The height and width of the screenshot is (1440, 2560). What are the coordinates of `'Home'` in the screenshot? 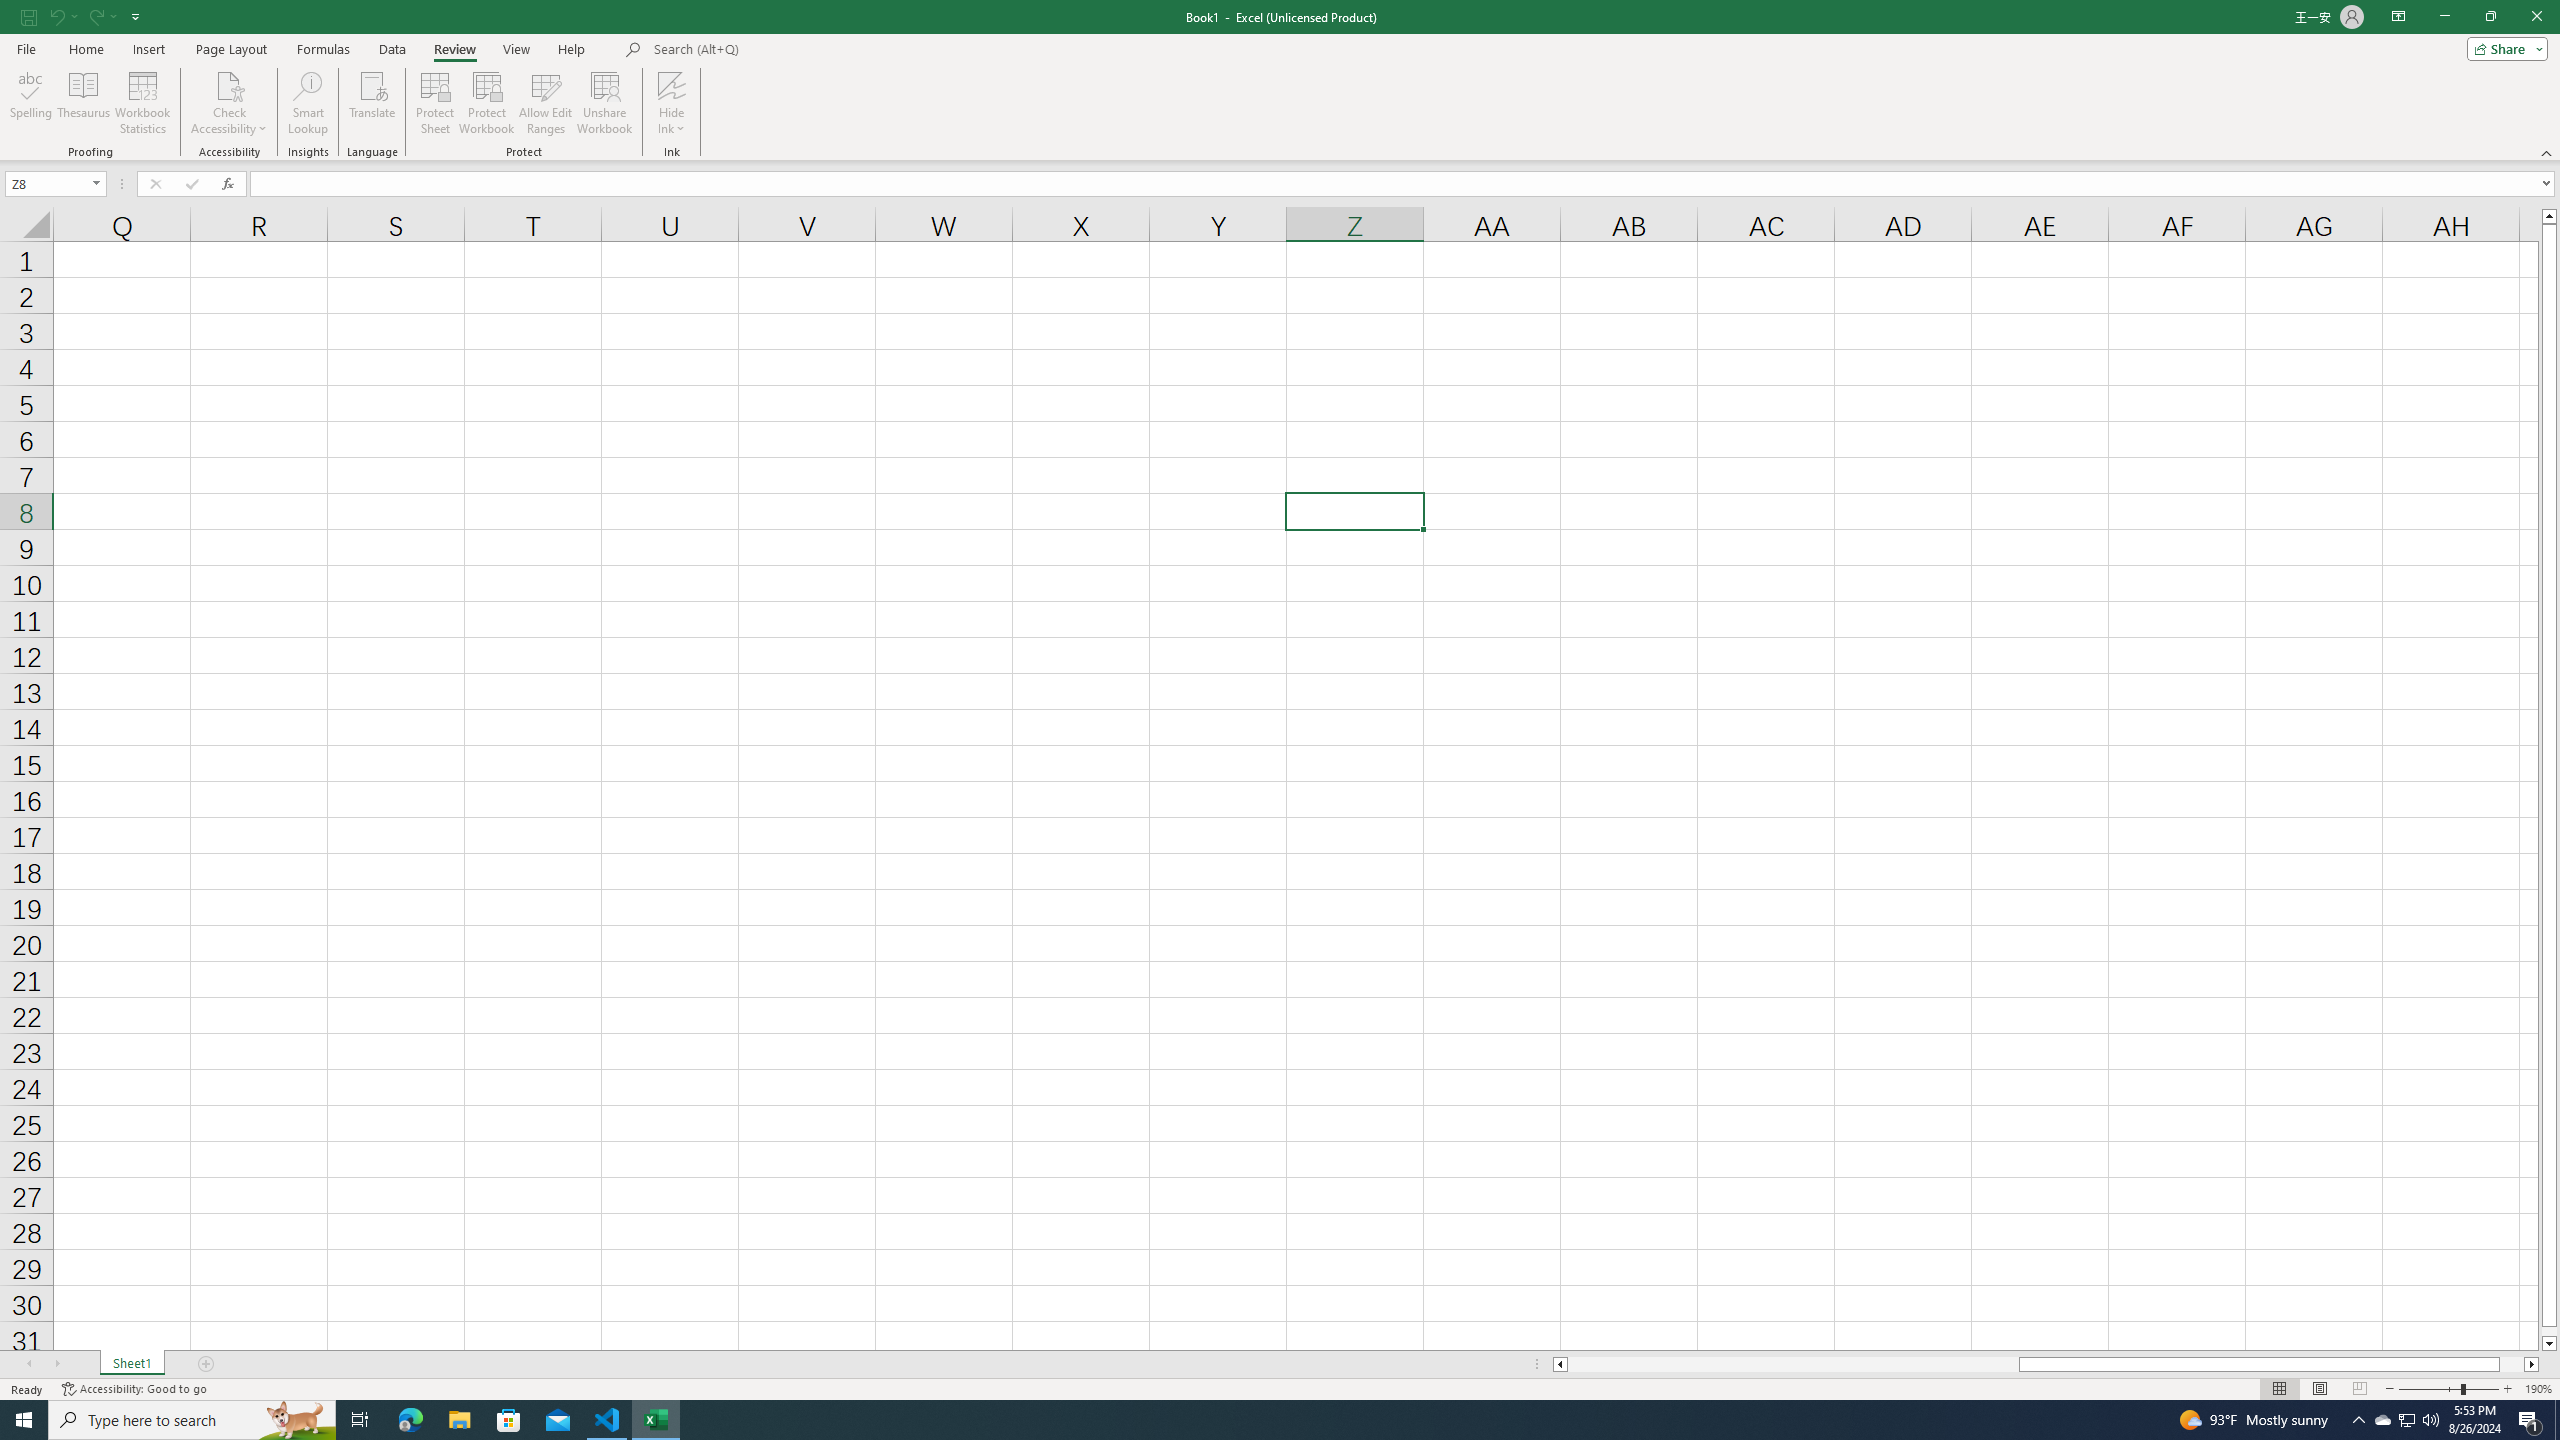 It's located at (85, 49).